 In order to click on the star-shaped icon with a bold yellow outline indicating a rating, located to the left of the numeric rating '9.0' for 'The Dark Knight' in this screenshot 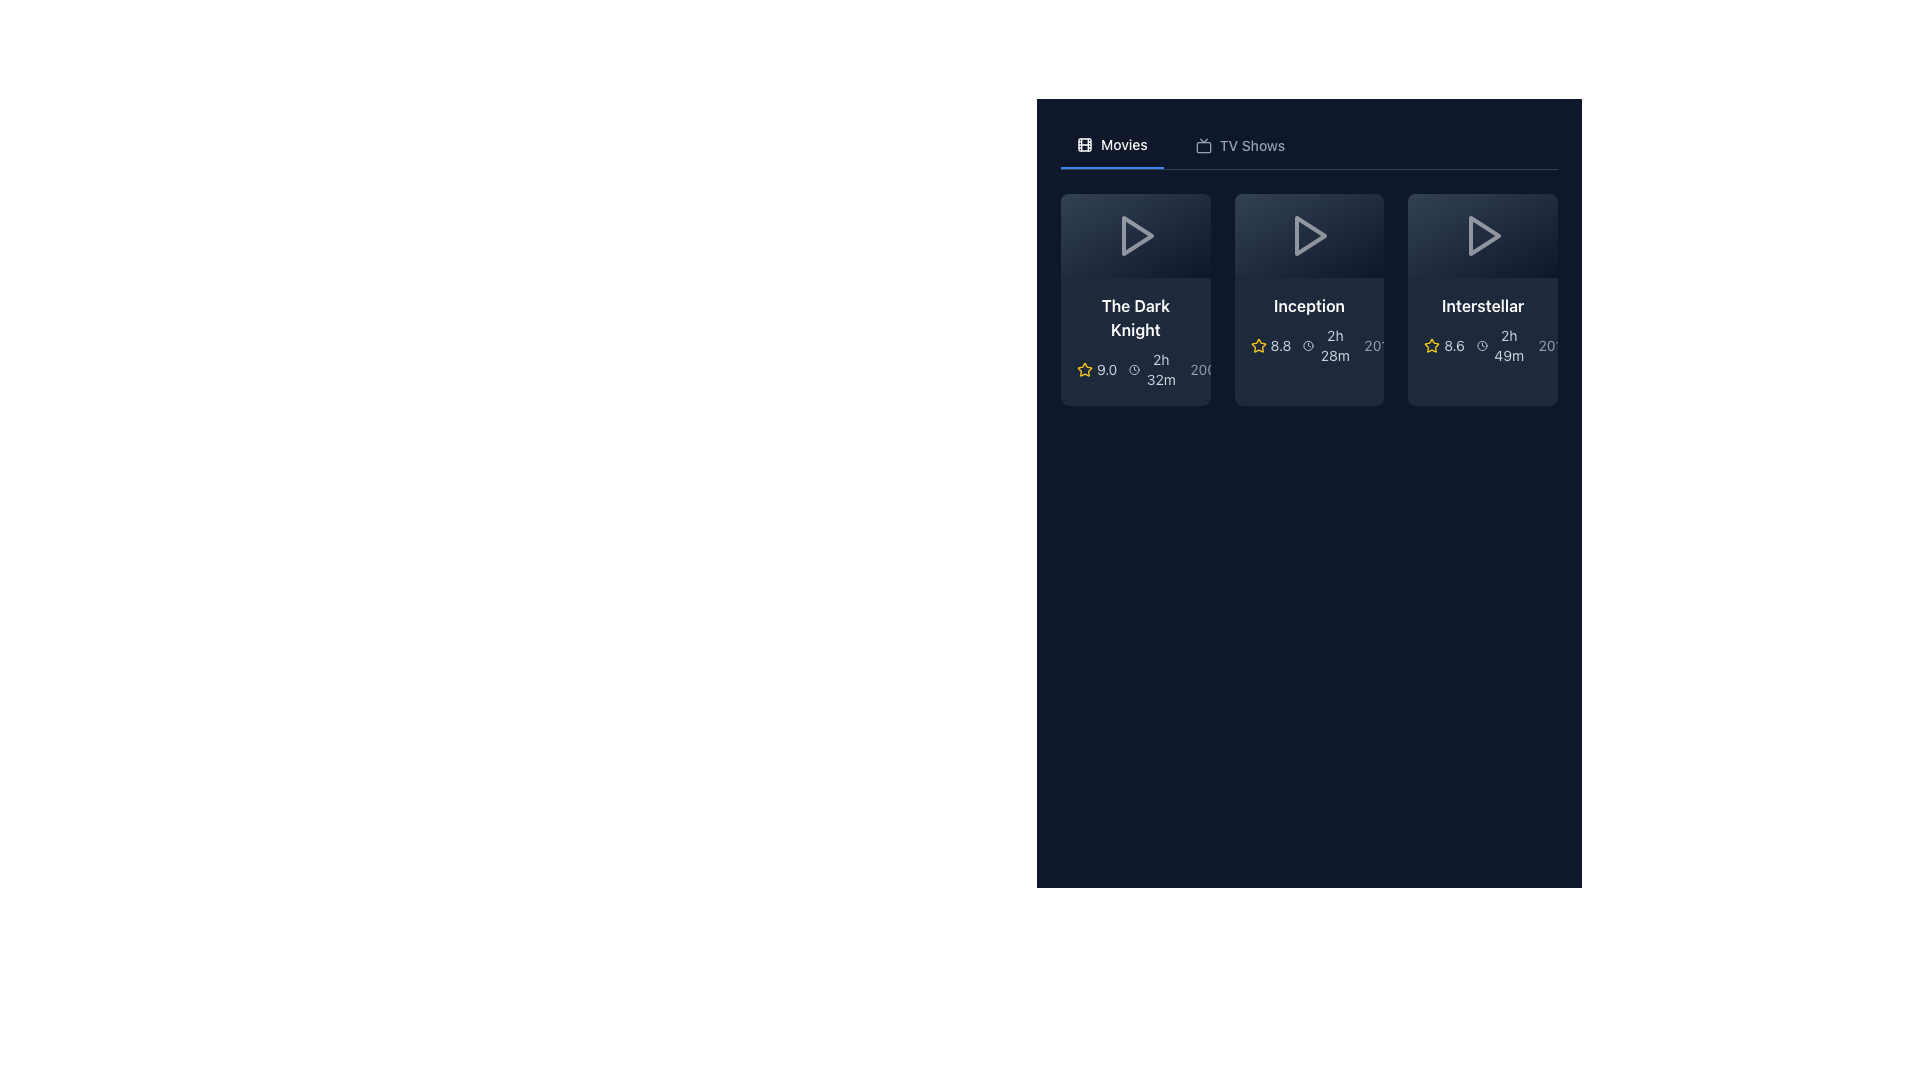, I will do `click(1083, 370)`.